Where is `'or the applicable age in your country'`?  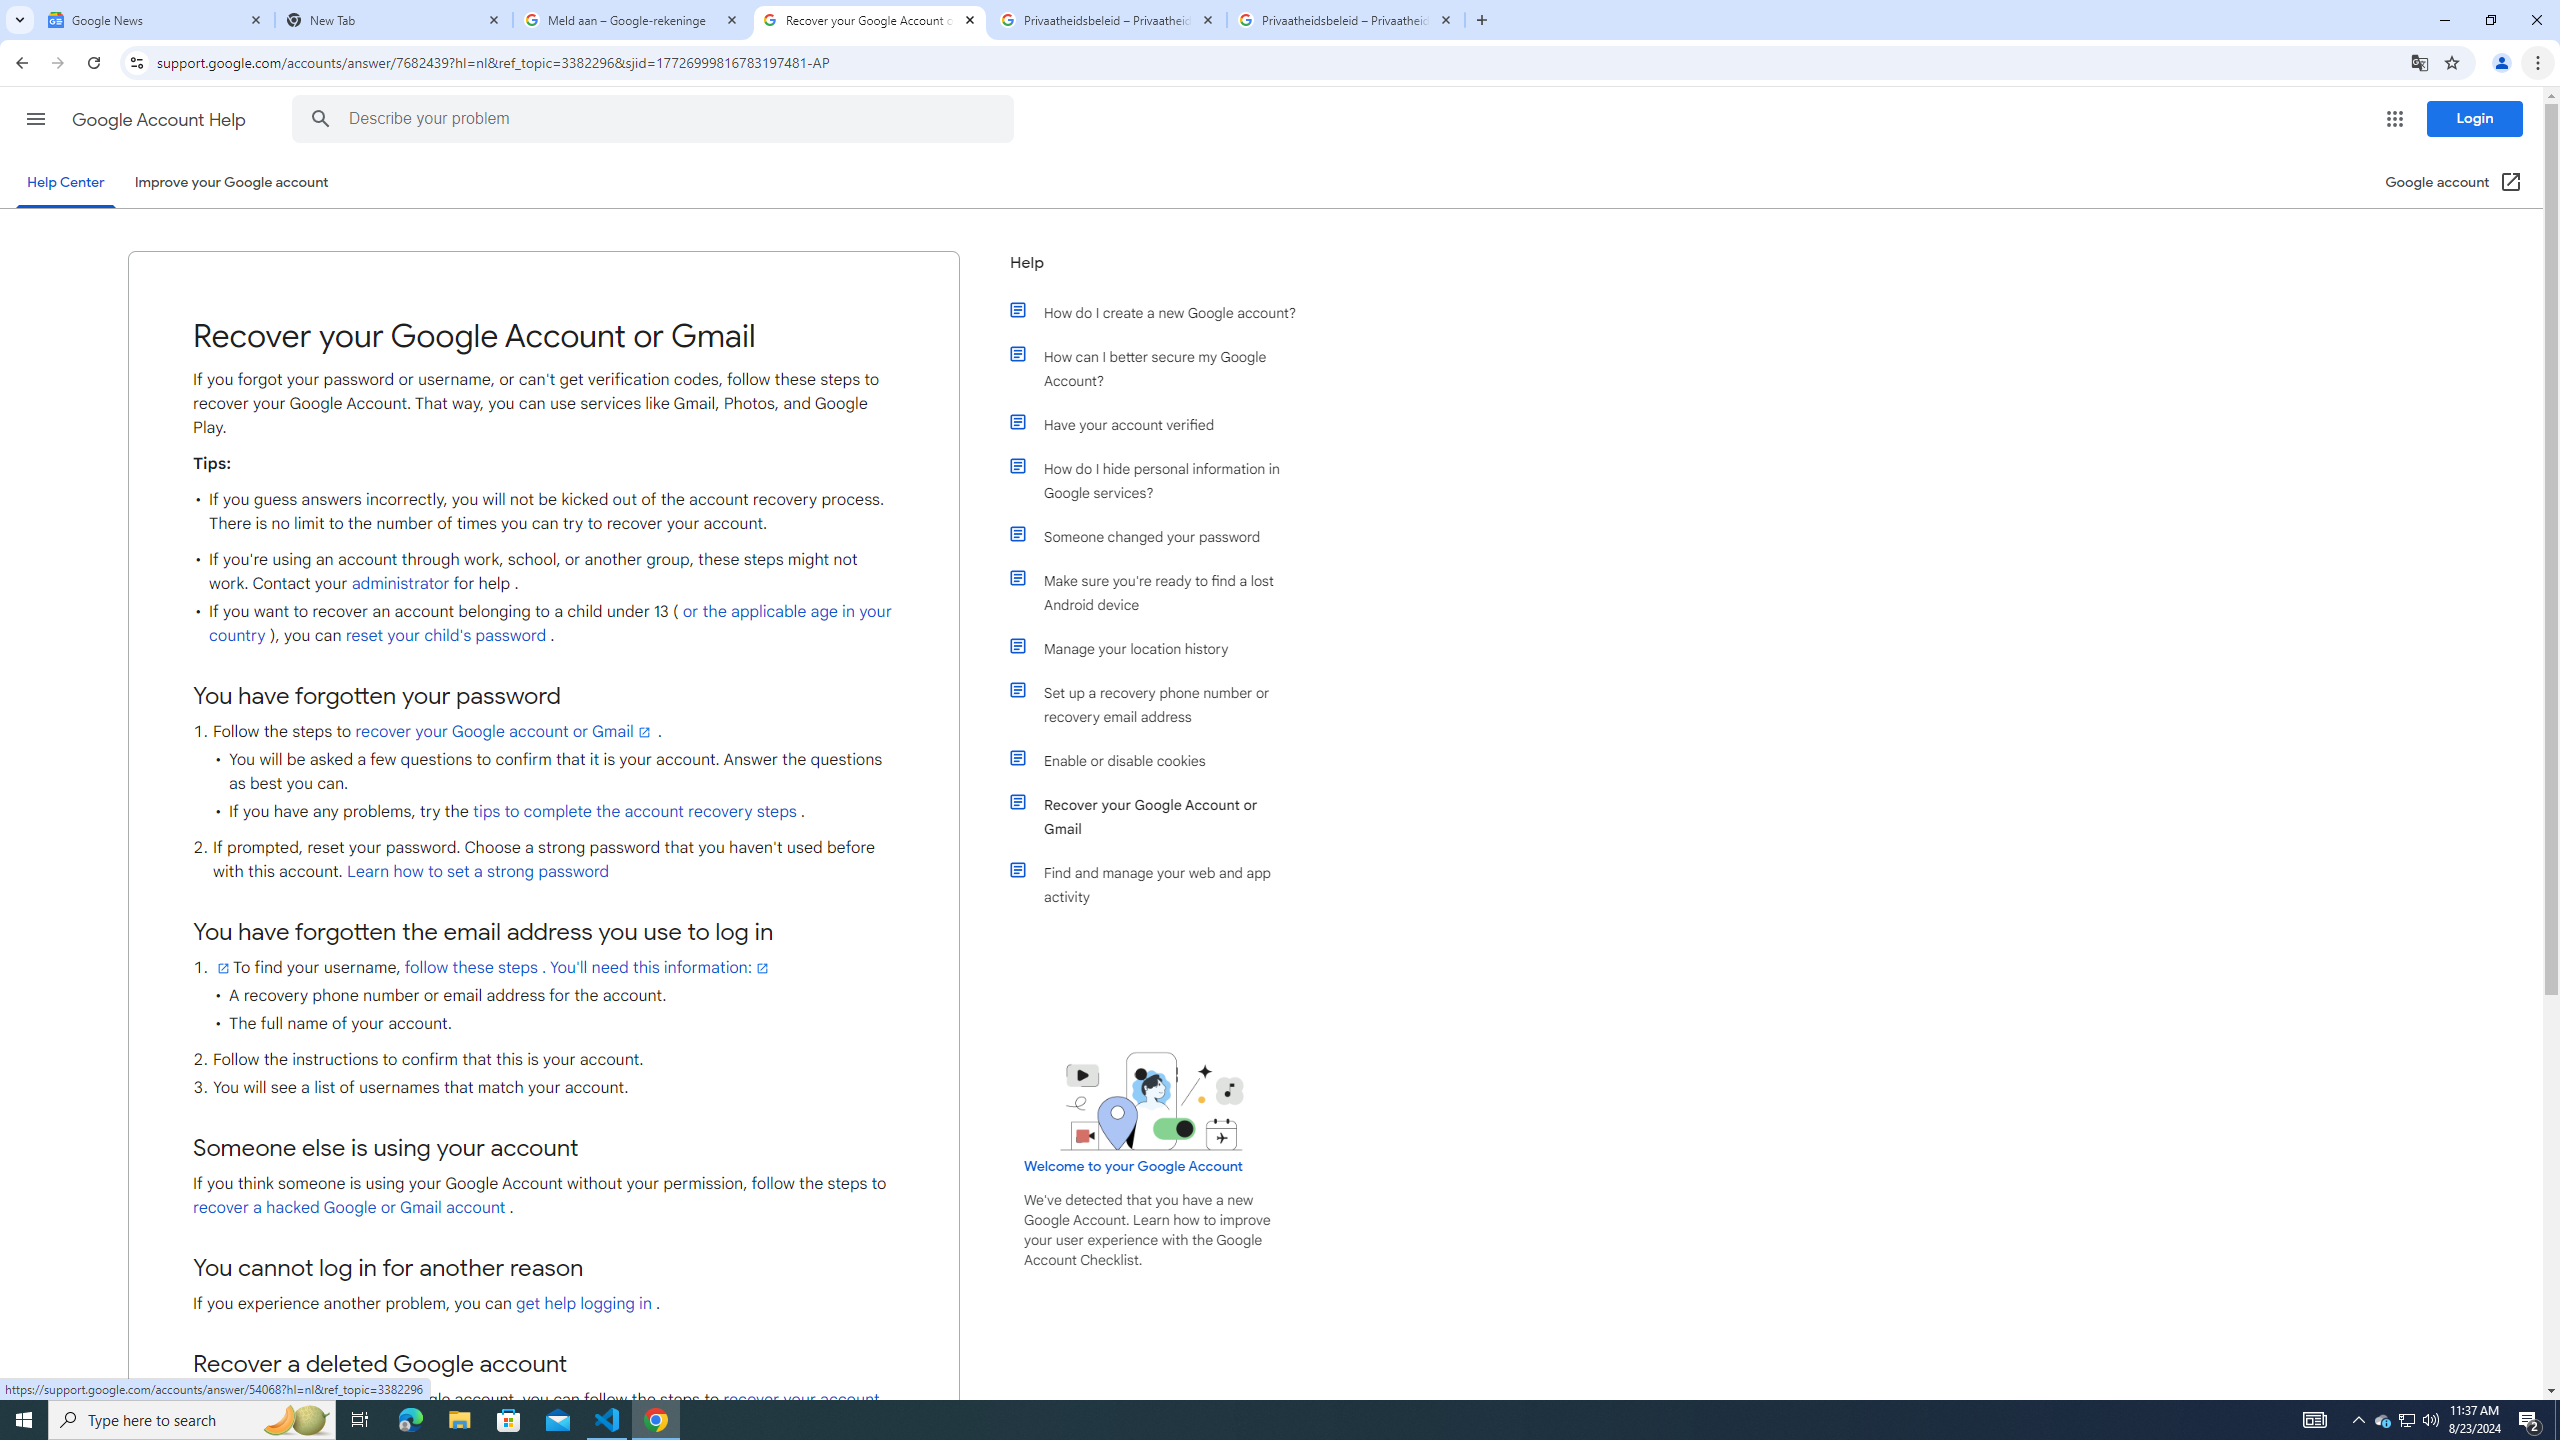 'or the applicable age in your country' is located at coordinates (550, 624).